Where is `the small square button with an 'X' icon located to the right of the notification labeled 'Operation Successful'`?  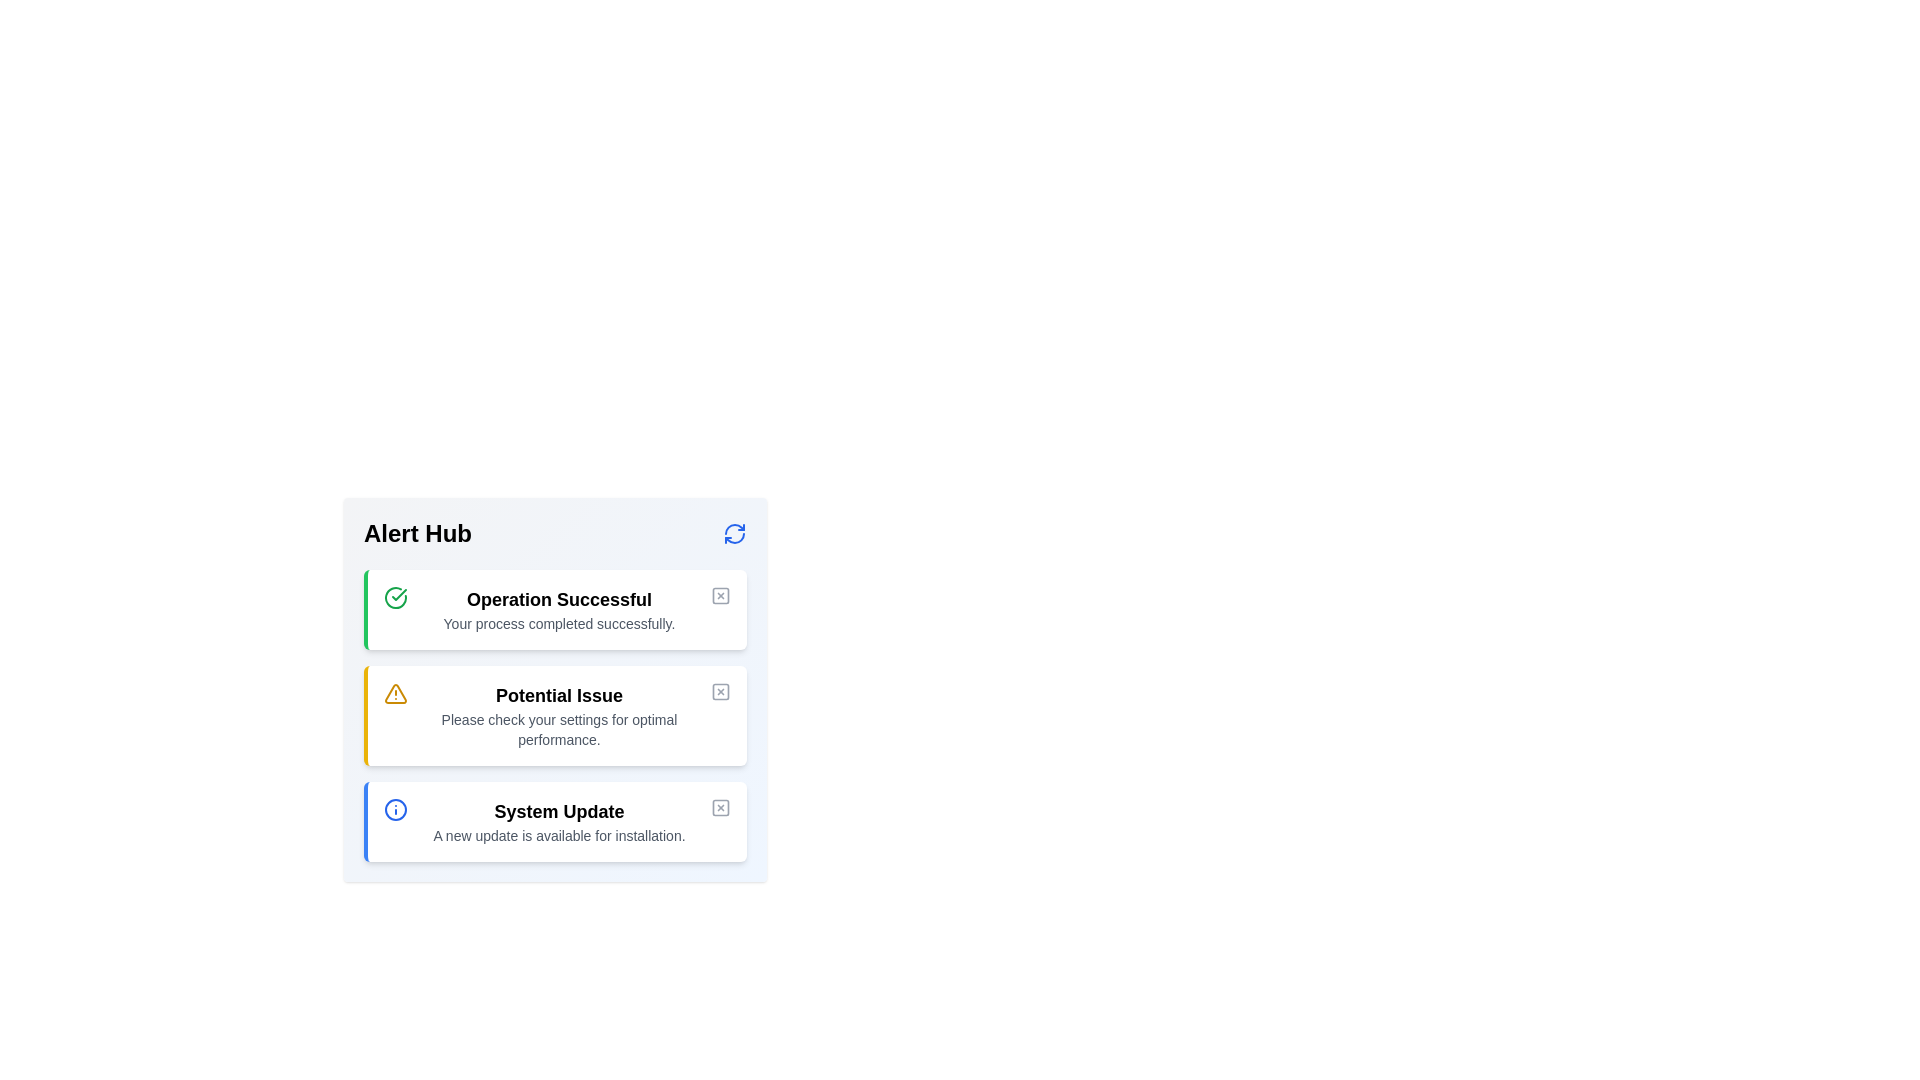
the small square button with an 'X' icon located to the right of the notification labeled 'Operation Successful' is located at coordinates (720, 595).